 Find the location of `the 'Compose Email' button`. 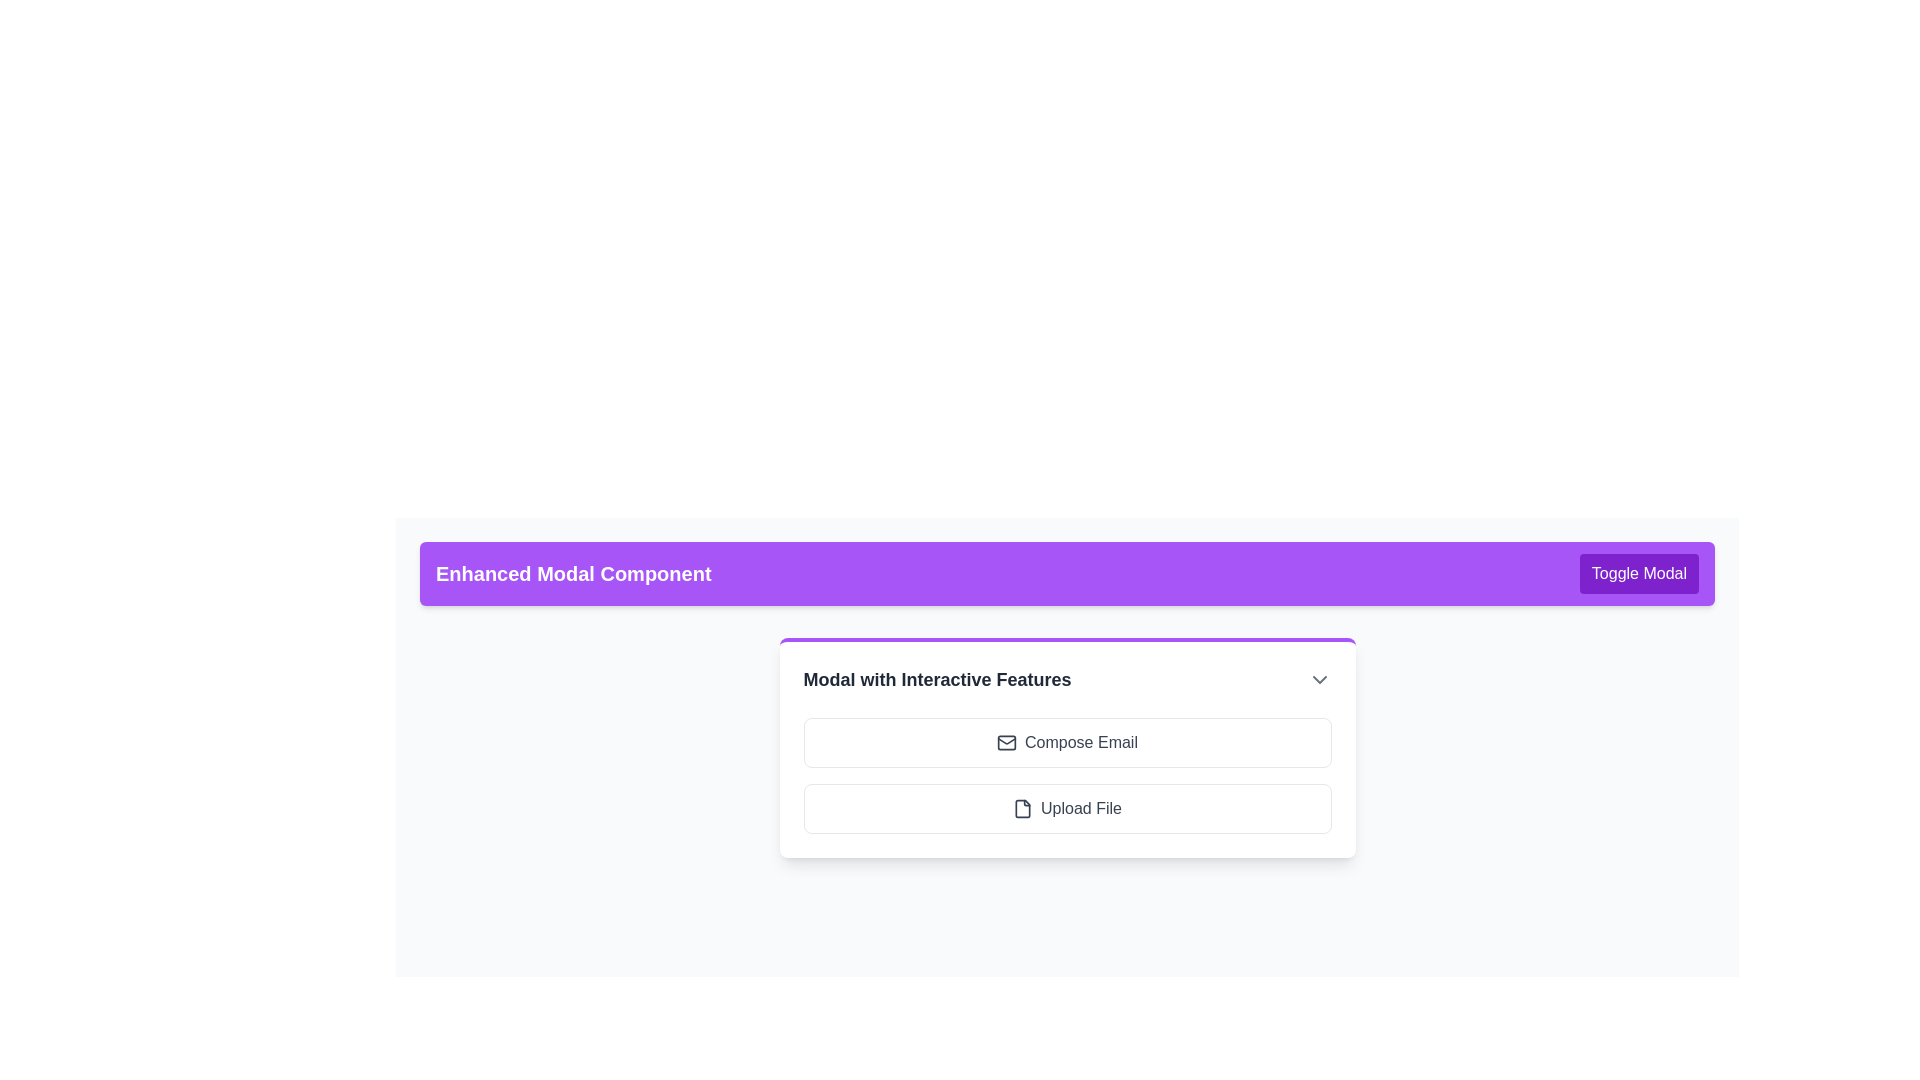

the 'Compose Email' button is located at coordinates (1066, 743).